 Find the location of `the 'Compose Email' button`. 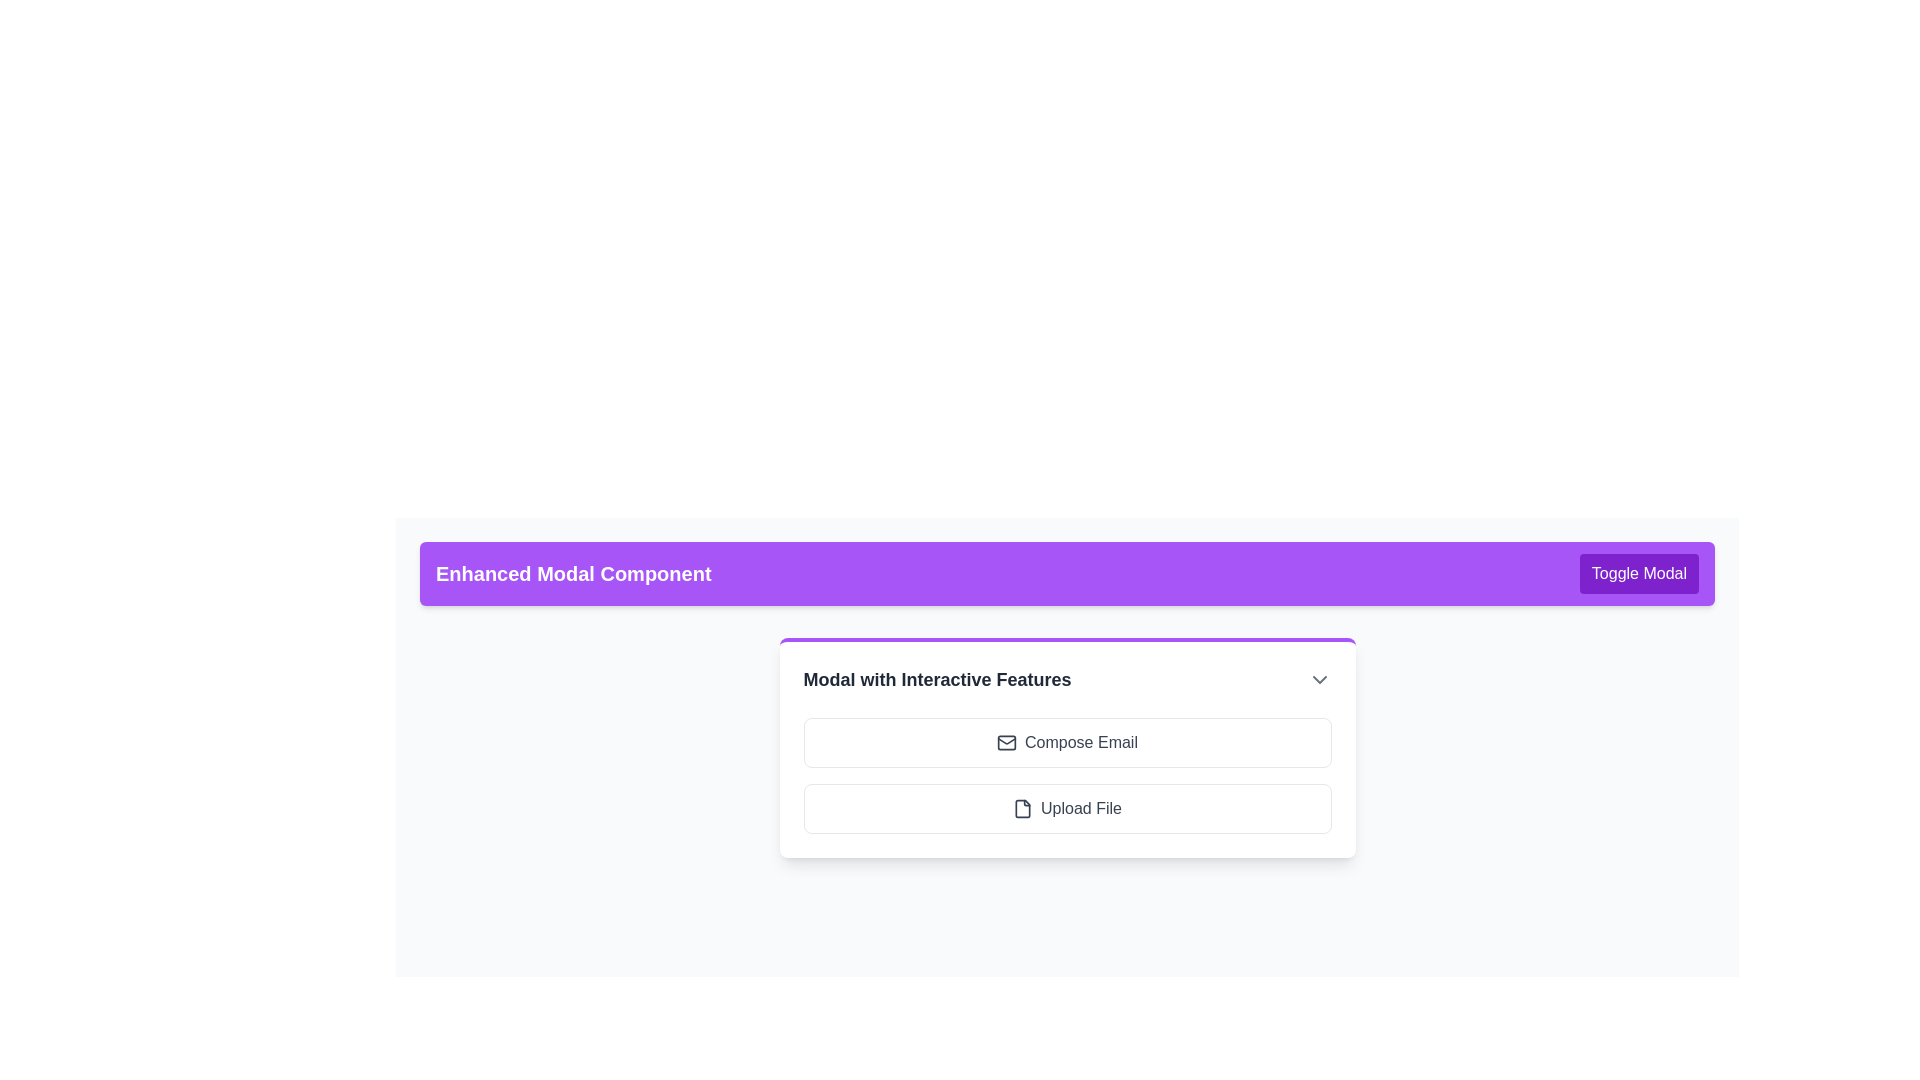

the 'Compose Email' button is located at coordinates (1066, 743).